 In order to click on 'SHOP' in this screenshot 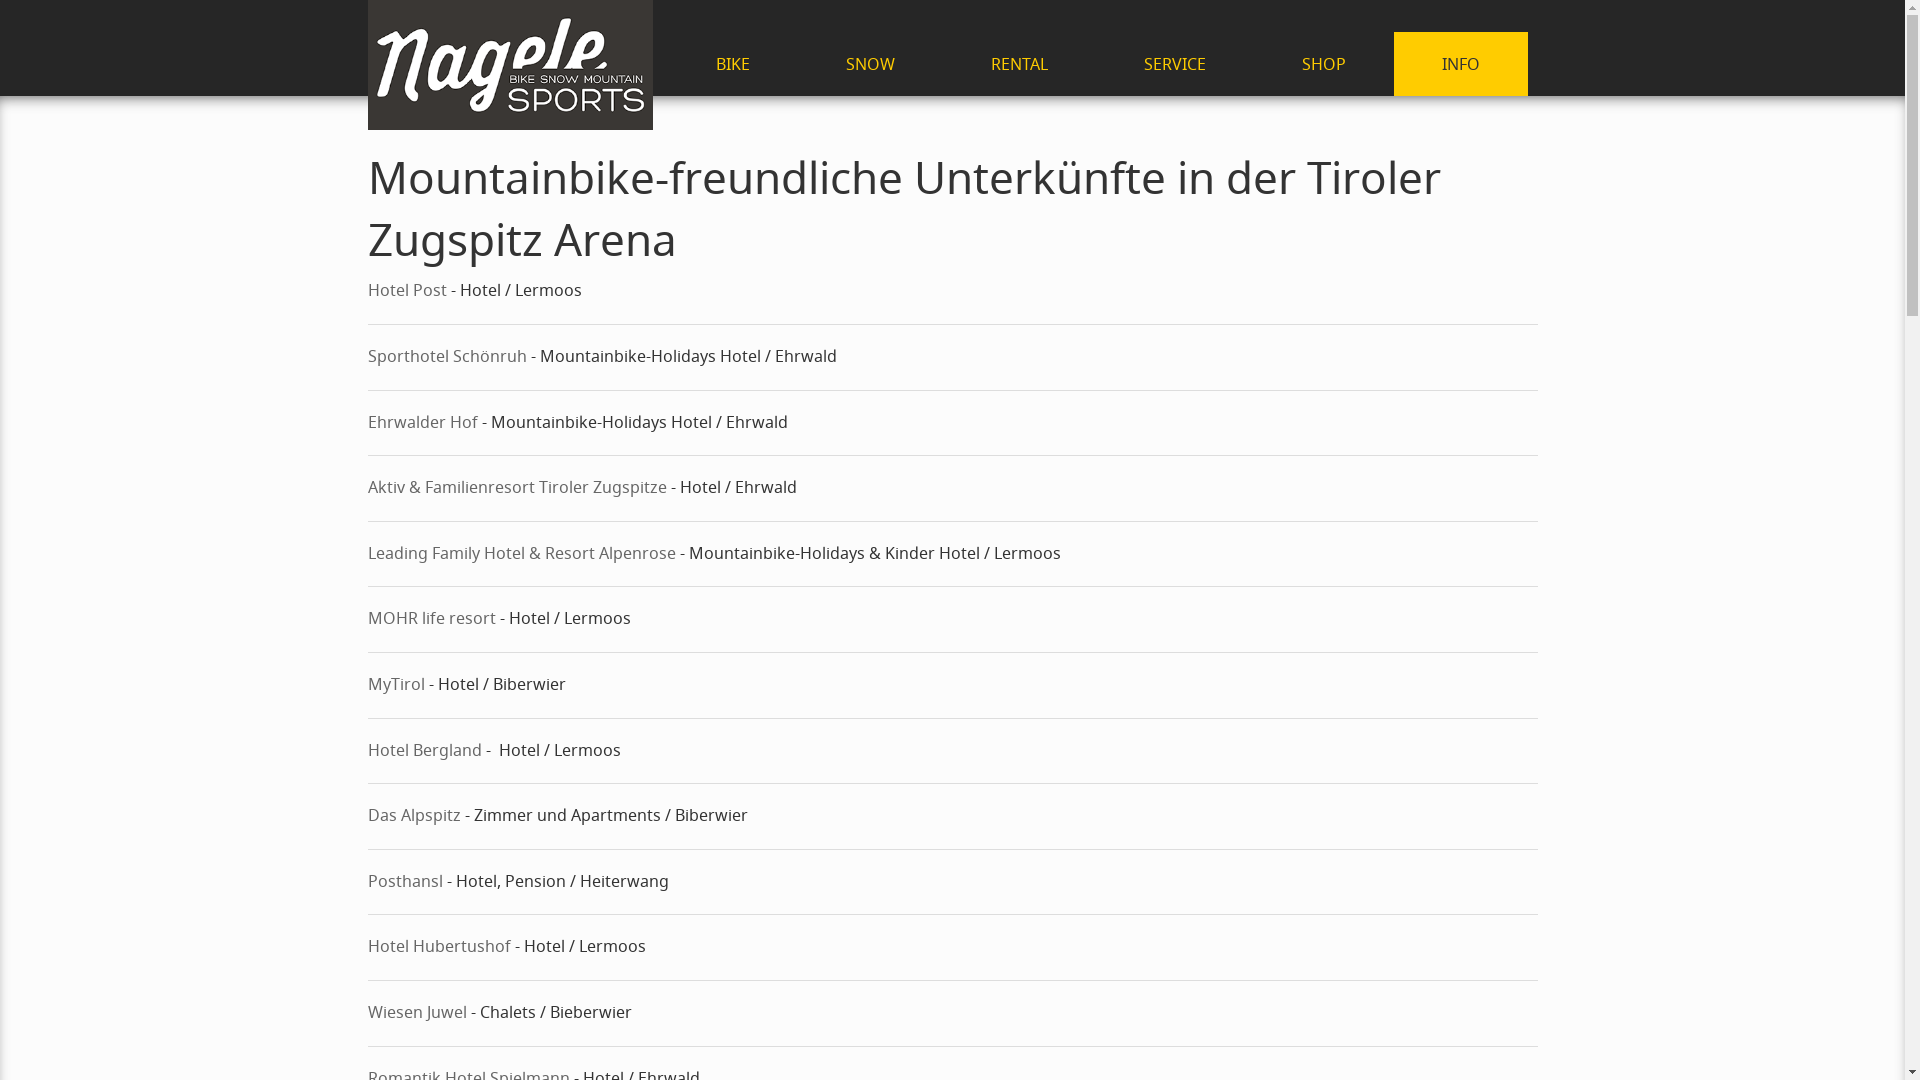, I will do `click(1252, 63)`.